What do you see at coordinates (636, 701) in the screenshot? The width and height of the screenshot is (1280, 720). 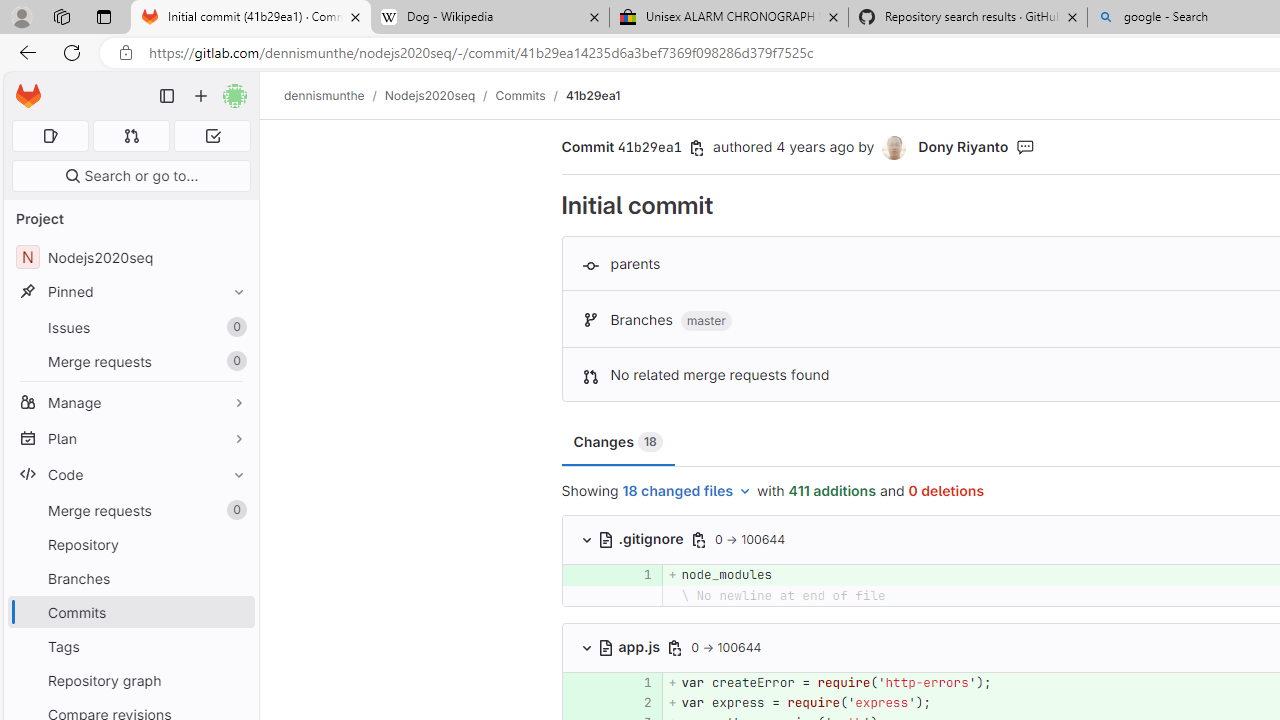 I see `'2'` at bounding box center [636, 701].